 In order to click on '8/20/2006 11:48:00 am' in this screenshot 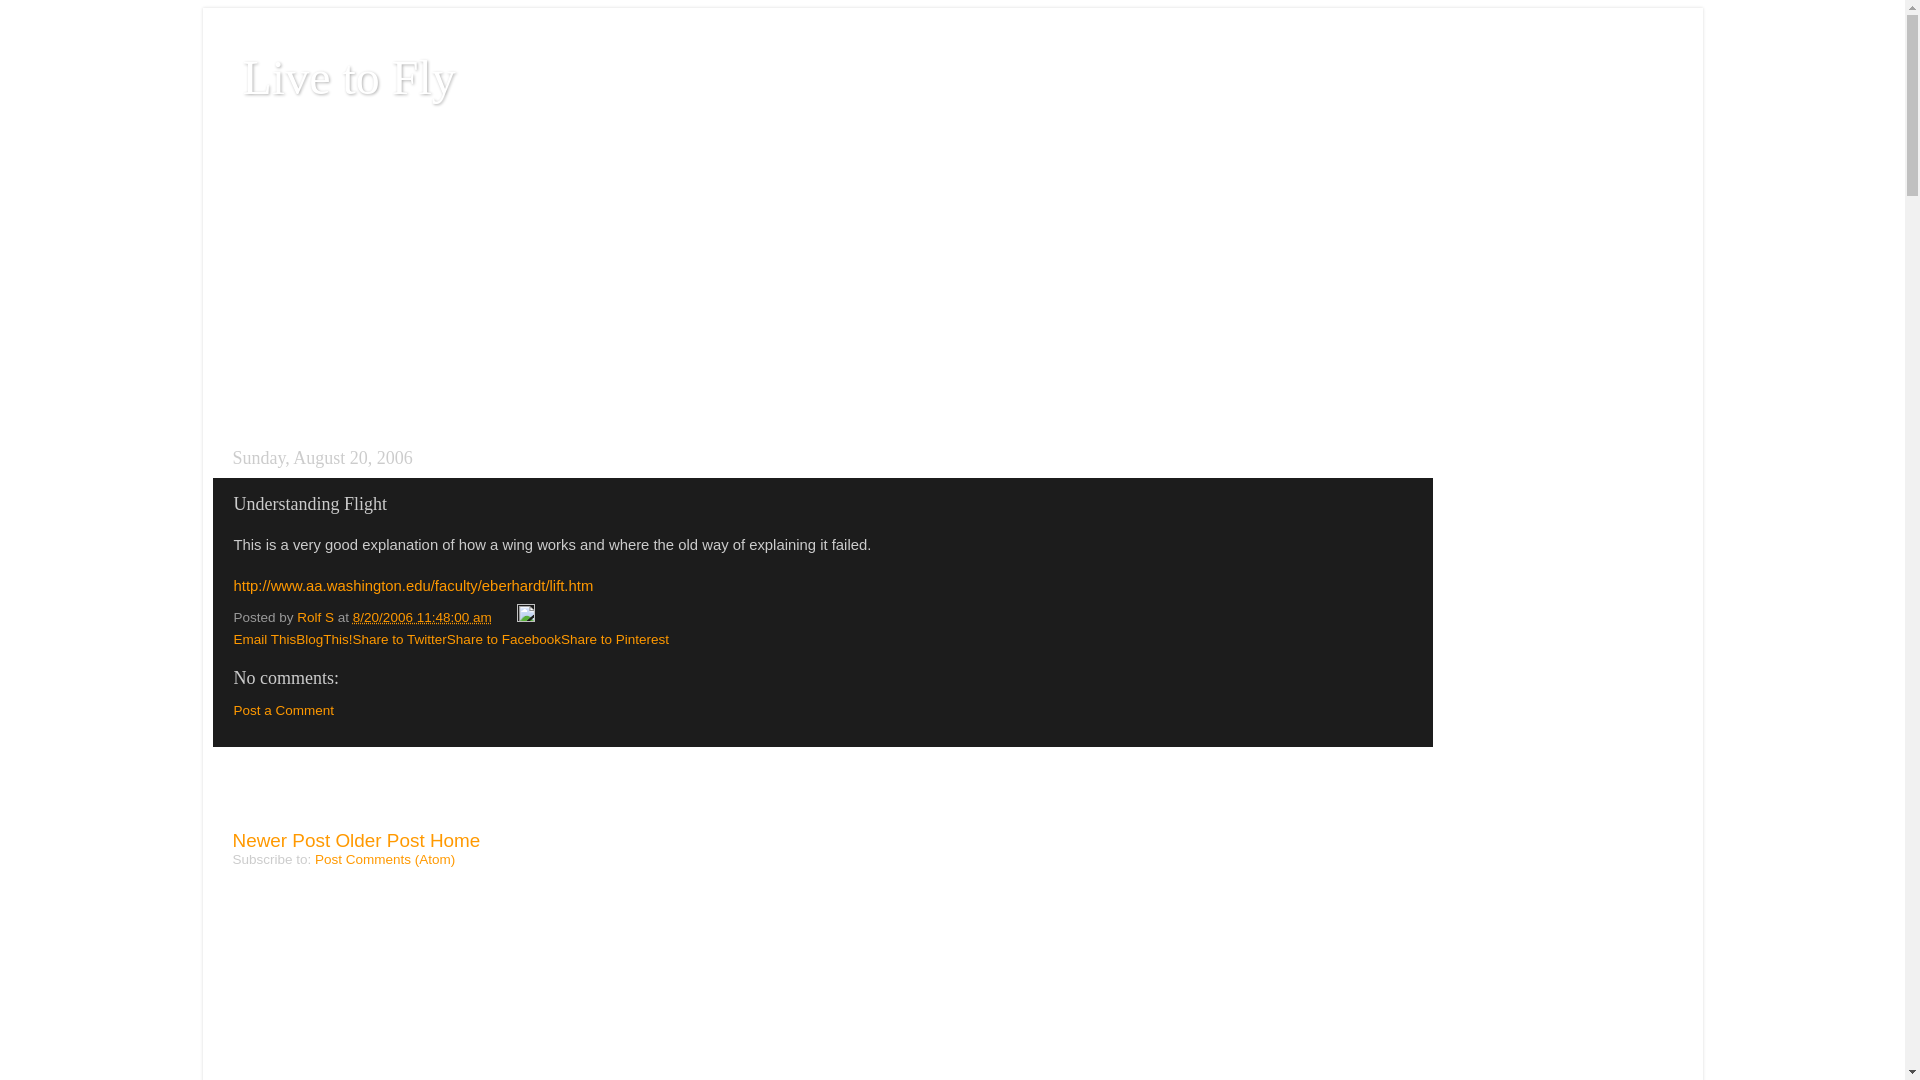, I will do `click(353, 616)`.